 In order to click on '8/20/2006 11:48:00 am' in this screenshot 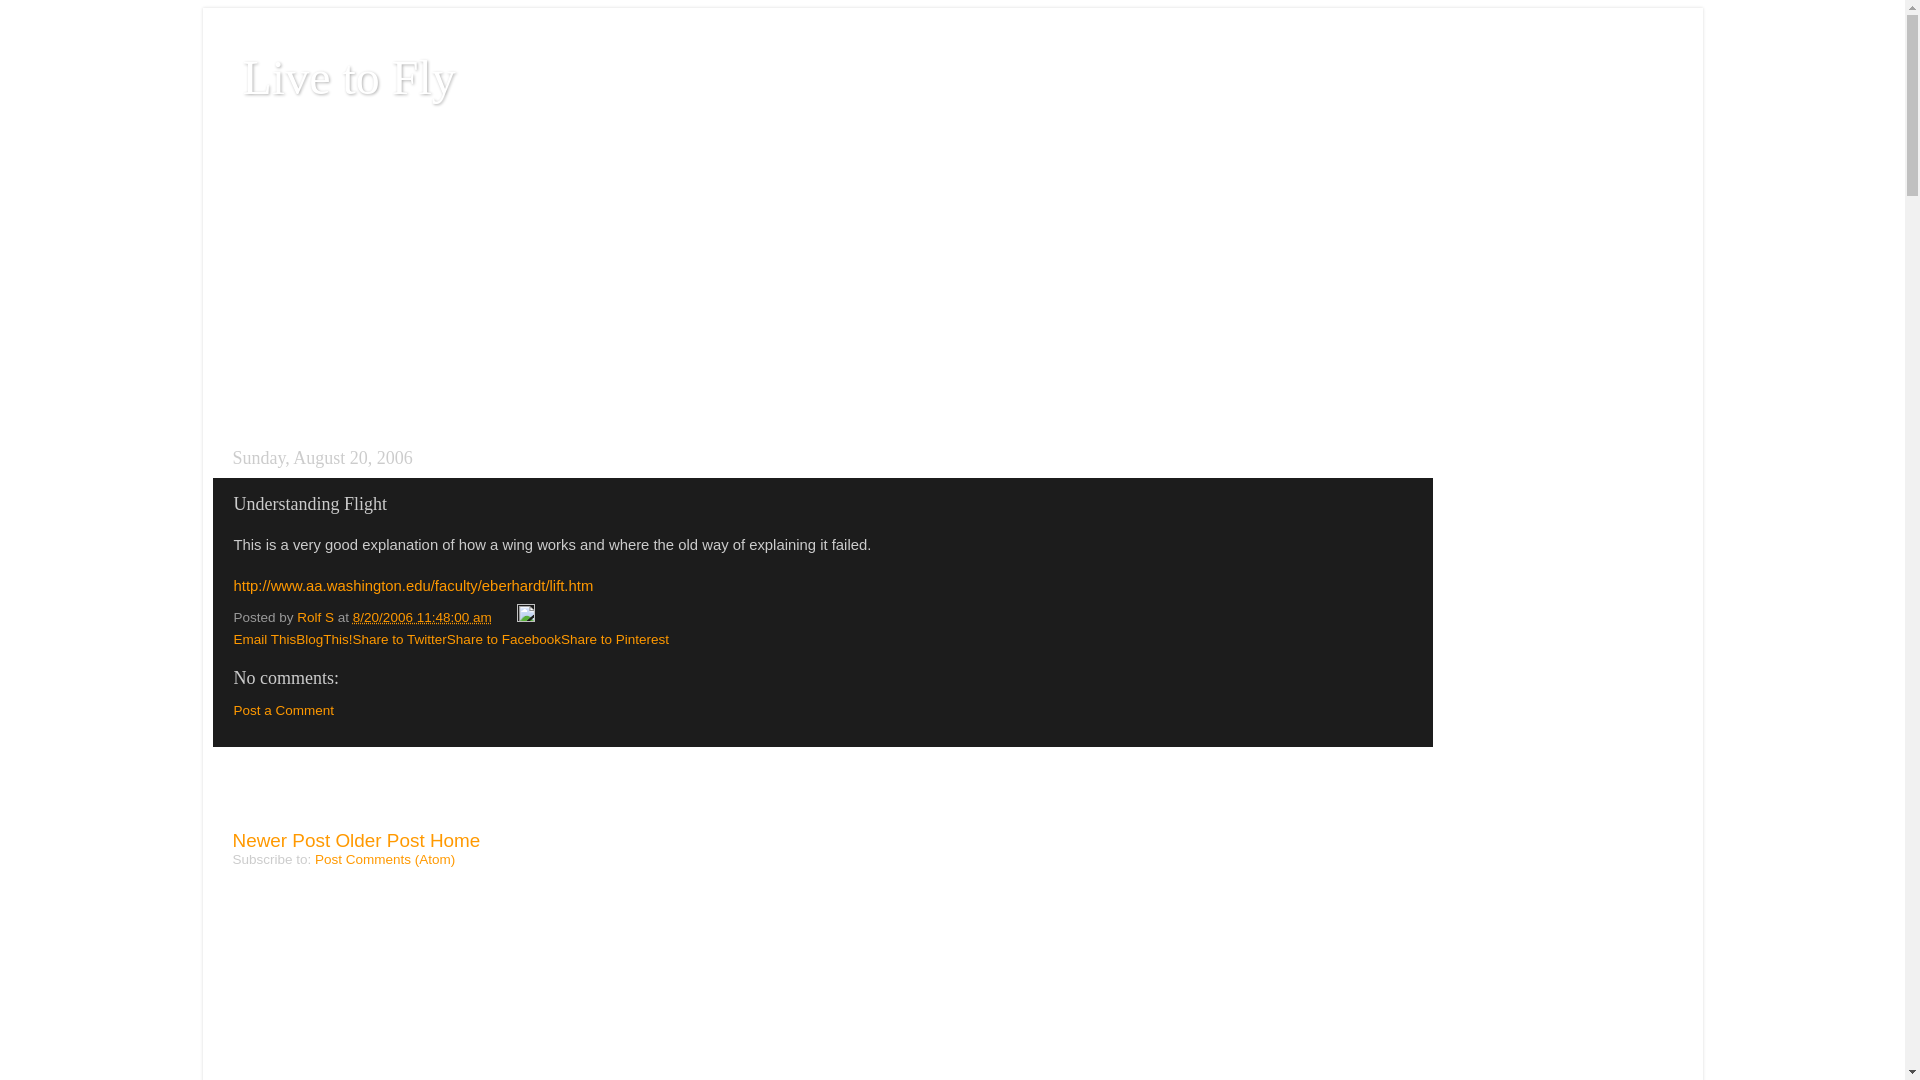, I will do `click(353, 616)`.